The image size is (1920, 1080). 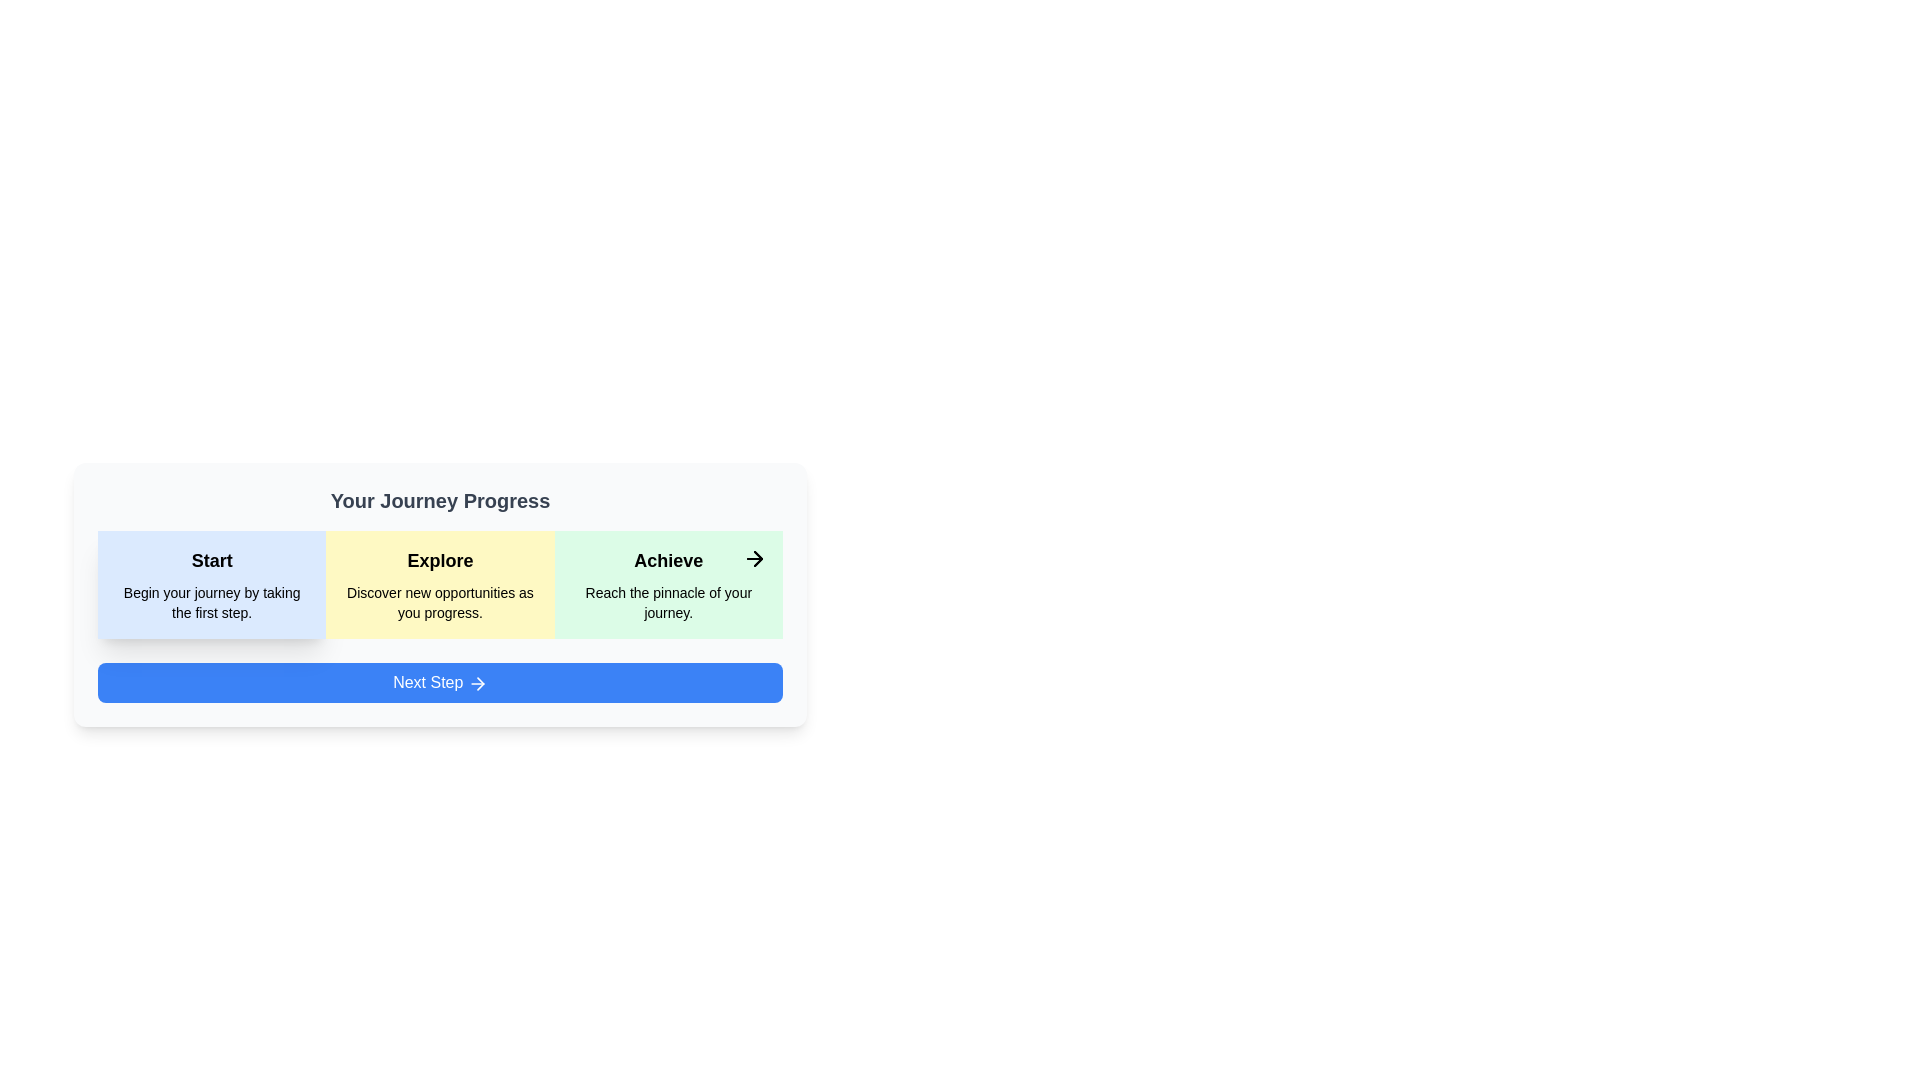 I want to click on the bold text label 'Explore' that is centrally aligned within a yellow background section, so click(x=439, y=560).